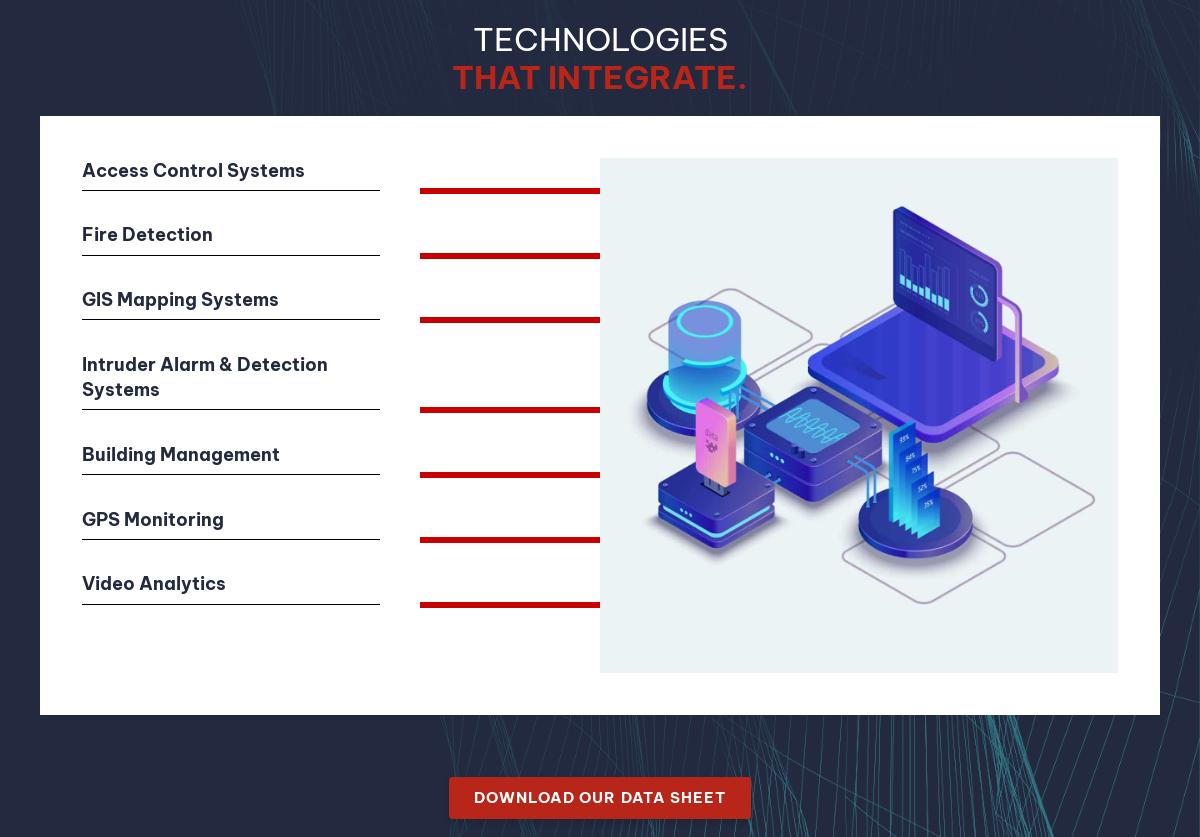  Describe the element at coordinates (192, 168) in the screenshot. I see `'Access Control Systems'` at that location.